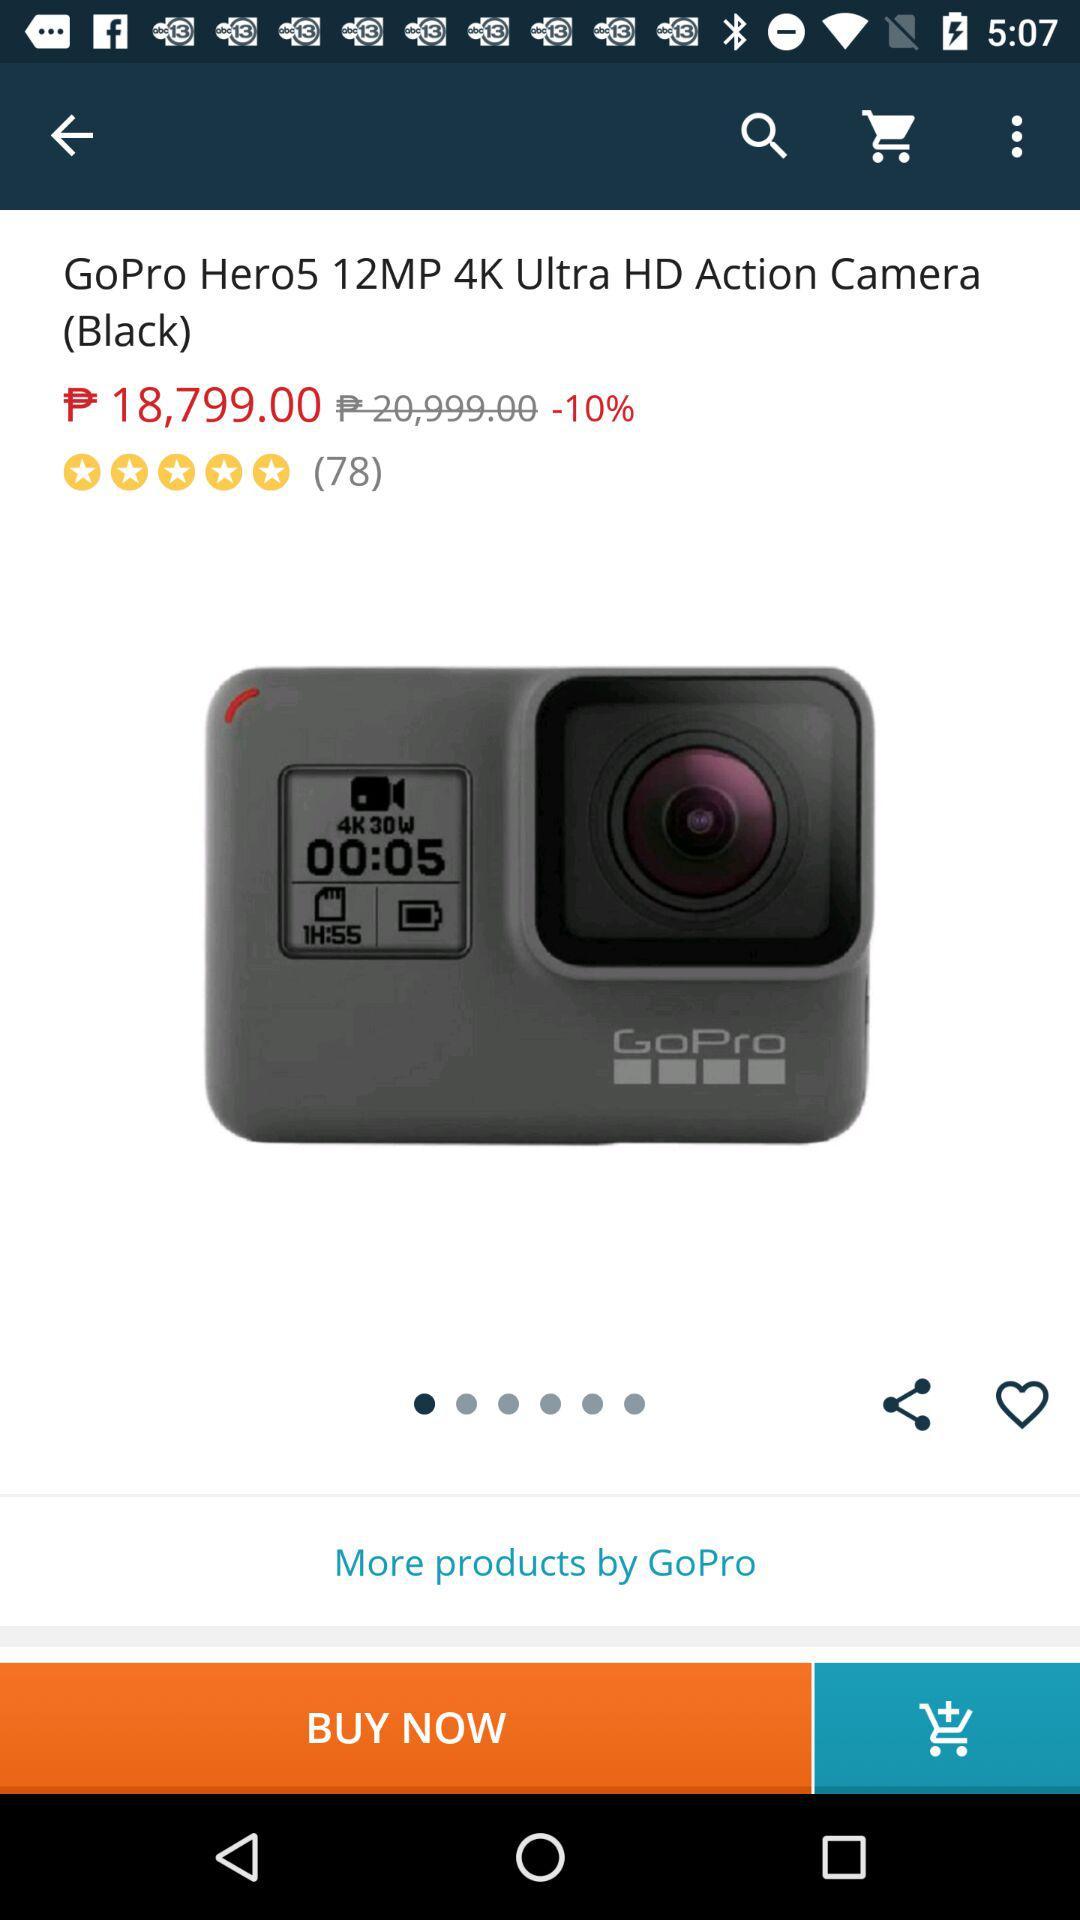  Describe the element at coordinates (906, 1403) in the screenshot. I see `share button` at that location.